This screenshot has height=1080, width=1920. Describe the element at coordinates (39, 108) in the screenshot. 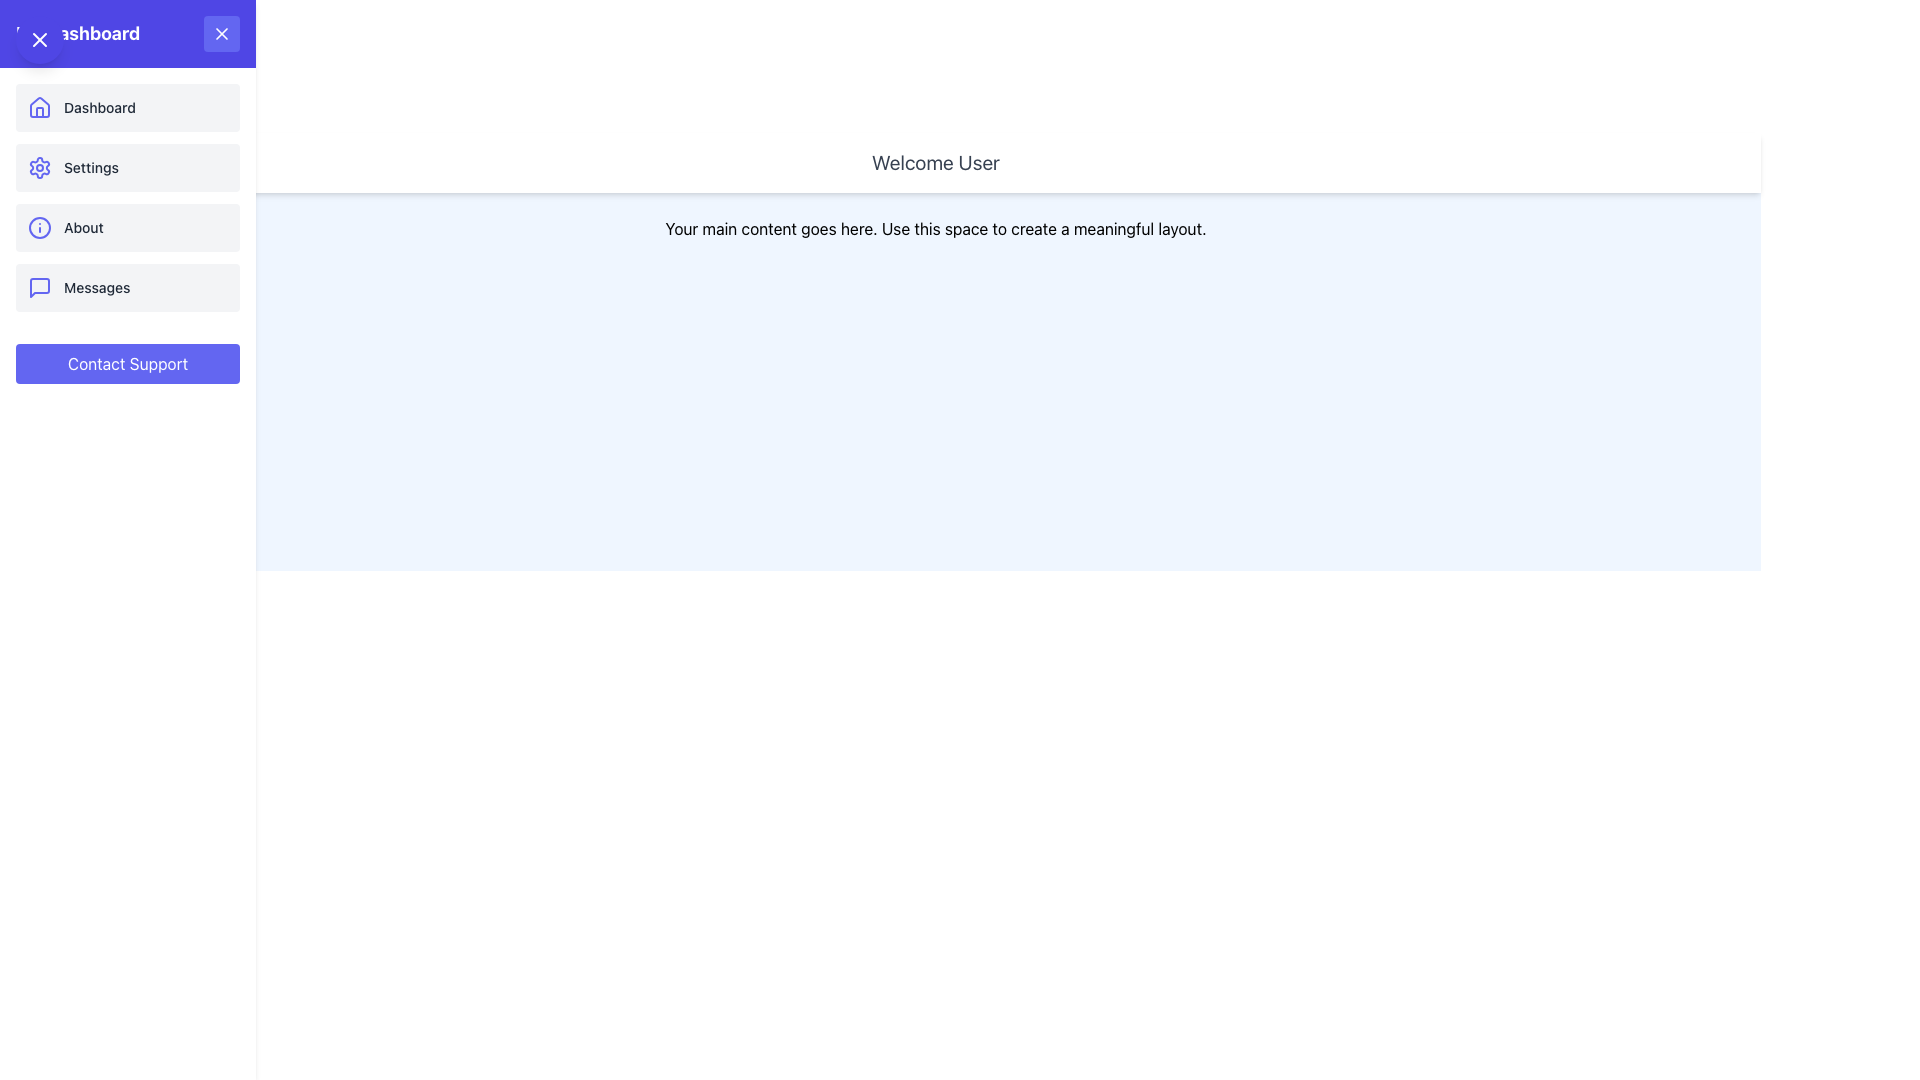

I see `the 'home' navigation icon in the sidebar menu` at that location.